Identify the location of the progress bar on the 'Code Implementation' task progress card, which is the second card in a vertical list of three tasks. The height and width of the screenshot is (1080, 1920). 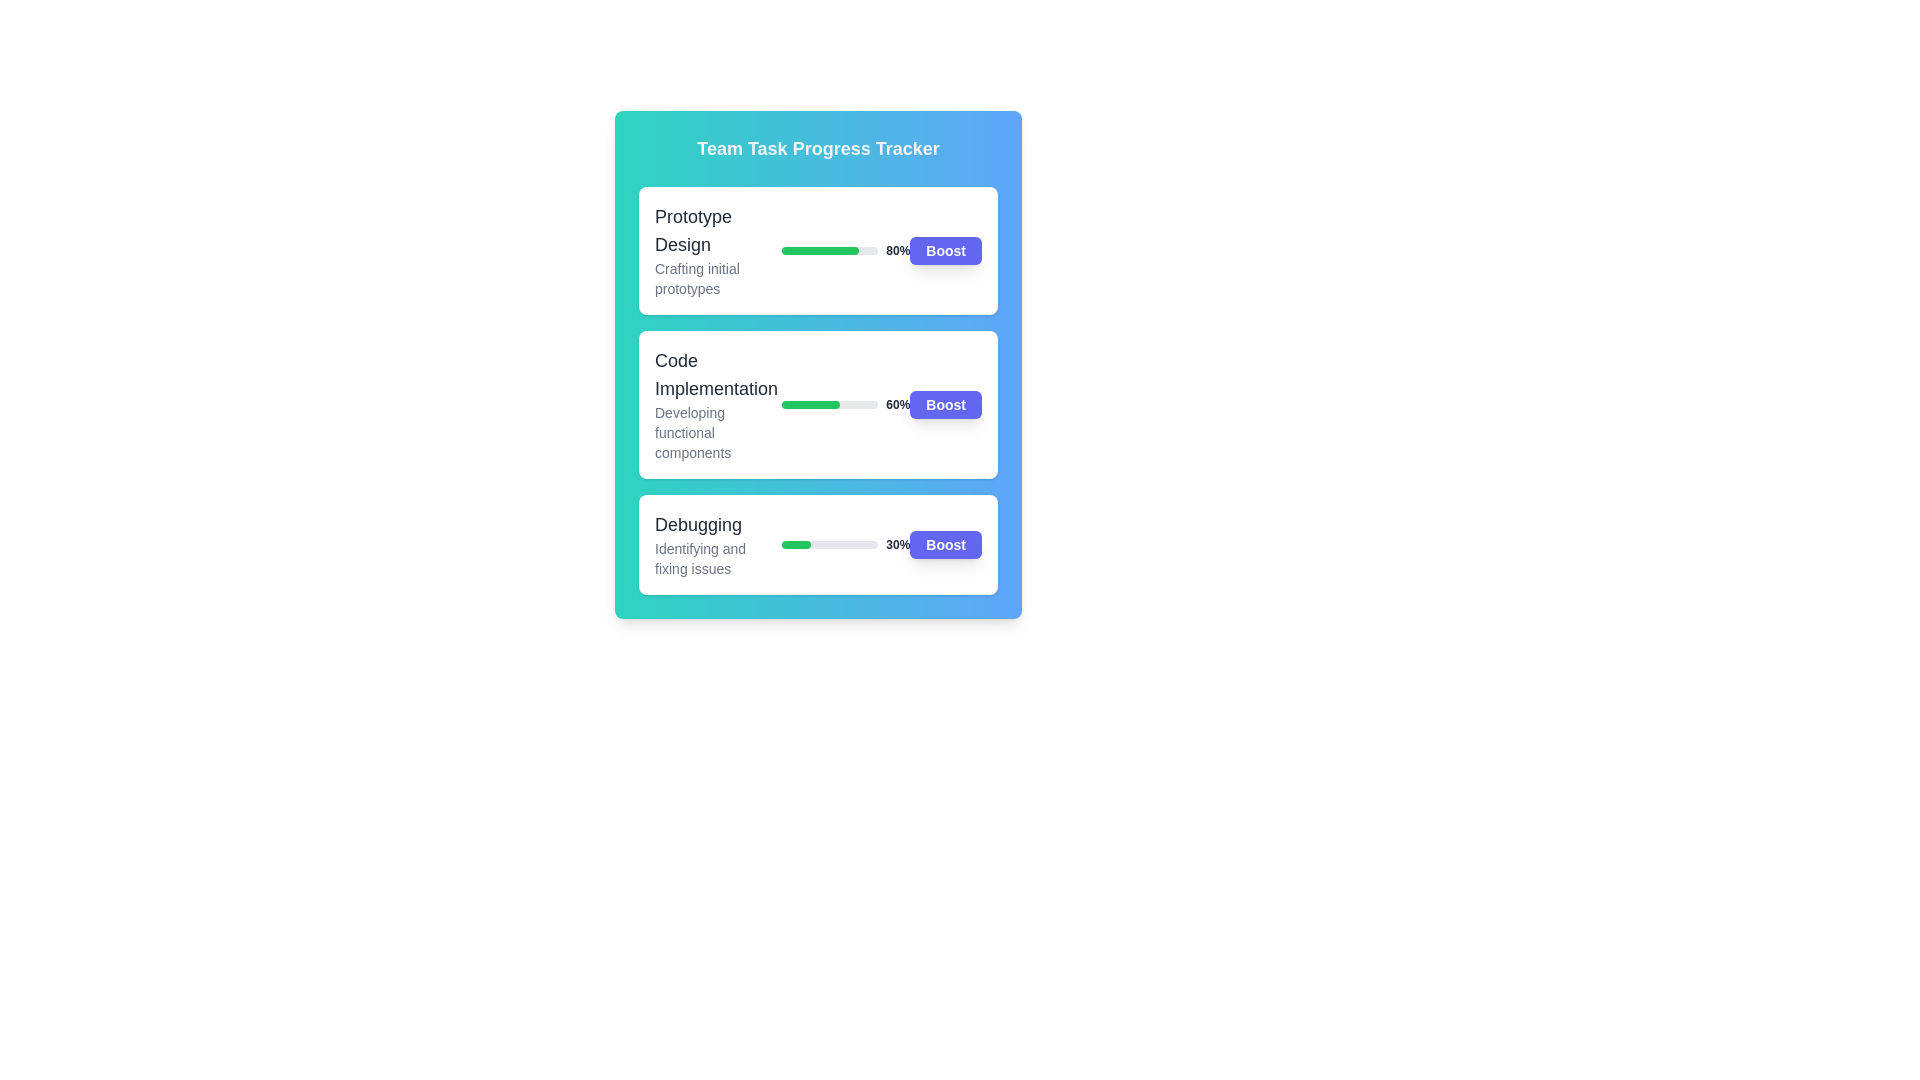
(818, 405).